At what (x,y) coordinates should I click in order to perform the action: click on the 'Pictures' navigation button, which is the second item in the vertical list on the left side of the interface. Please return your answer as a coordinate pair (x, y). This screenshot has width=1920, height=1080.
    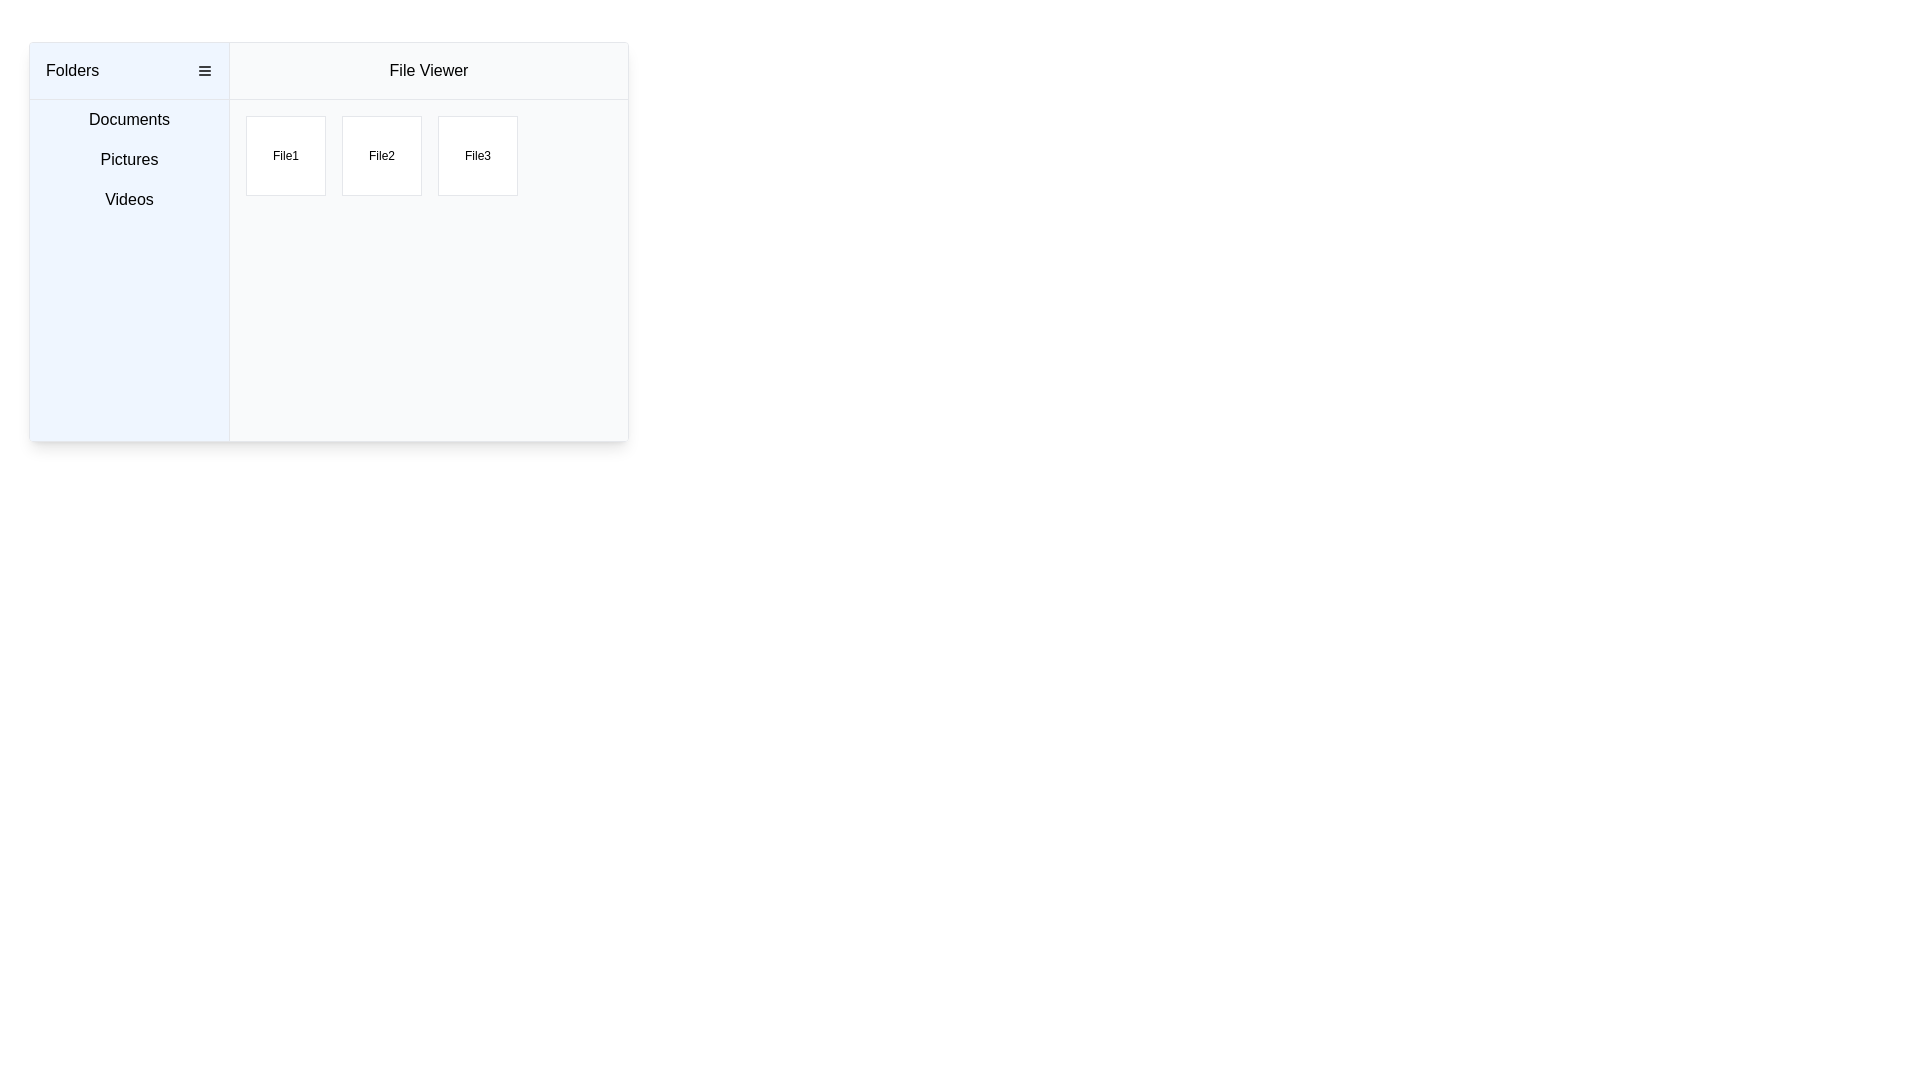
    Looking at the image, I should click on (128, 158).